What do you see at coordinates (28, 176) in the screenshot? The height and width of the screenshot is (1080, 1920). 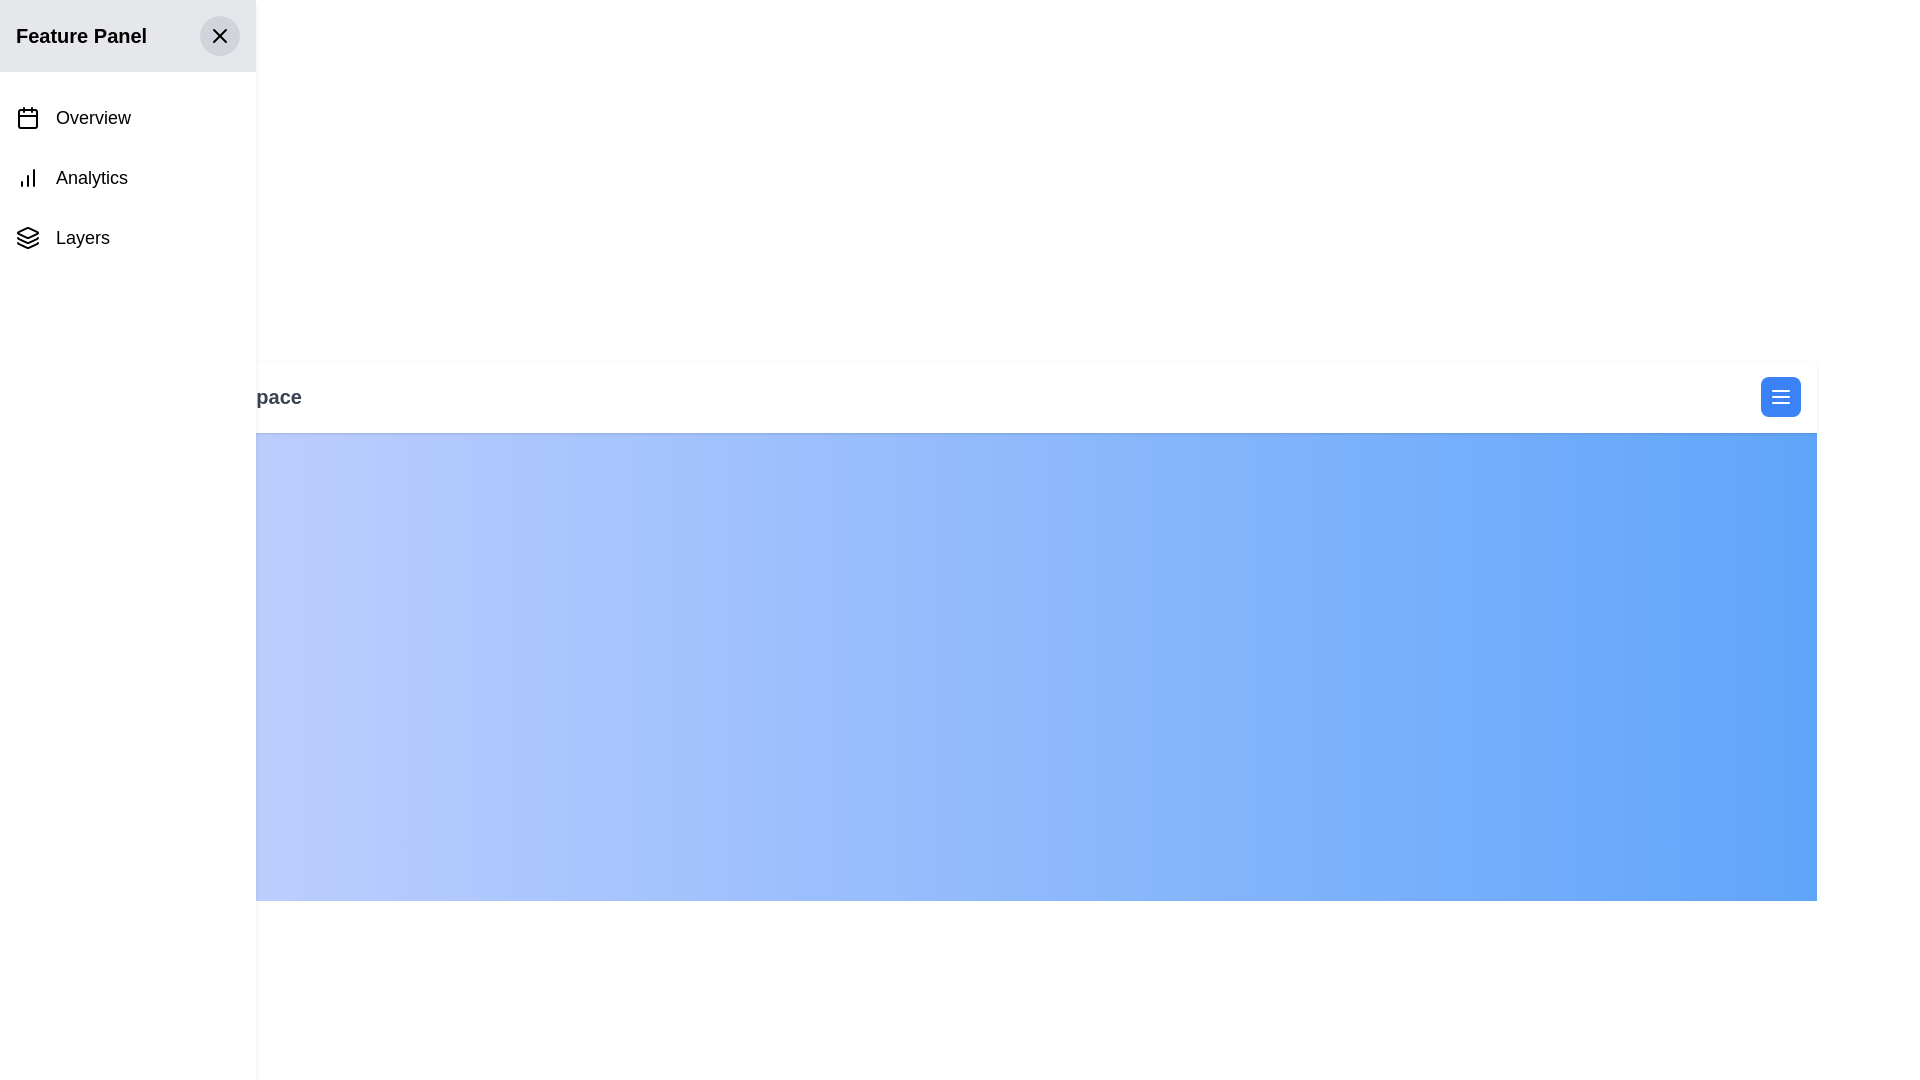 I see `the vertical column chart icon located in the 'Analytics' section, positioned to the left of the 'Analytics' label` at bounding box center [28, 176].